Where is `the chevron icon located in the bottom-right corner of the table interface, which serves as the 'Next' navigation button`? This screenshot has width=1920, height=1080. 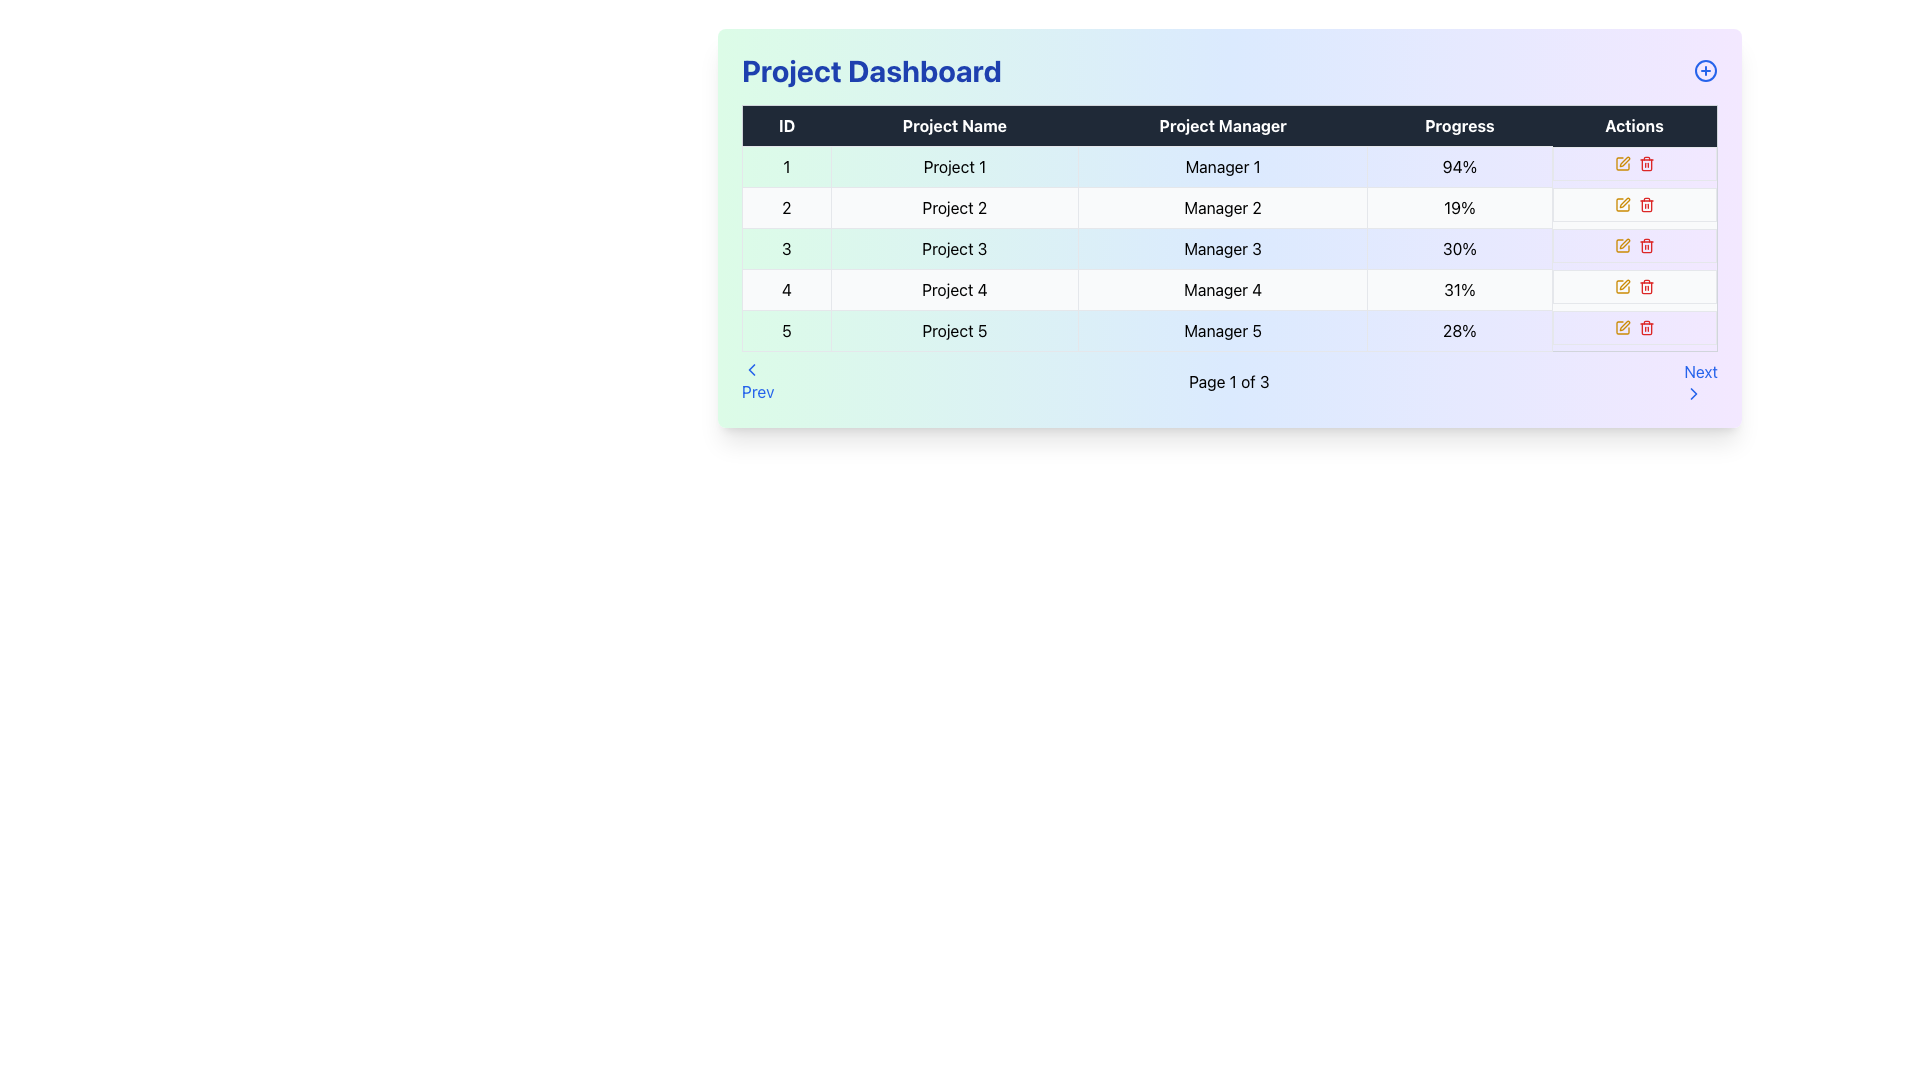
the chevron icon located in the bottom-right corner of the table interface, which serves as the 'Next' navigation button is located at coordinates (1693, 393).